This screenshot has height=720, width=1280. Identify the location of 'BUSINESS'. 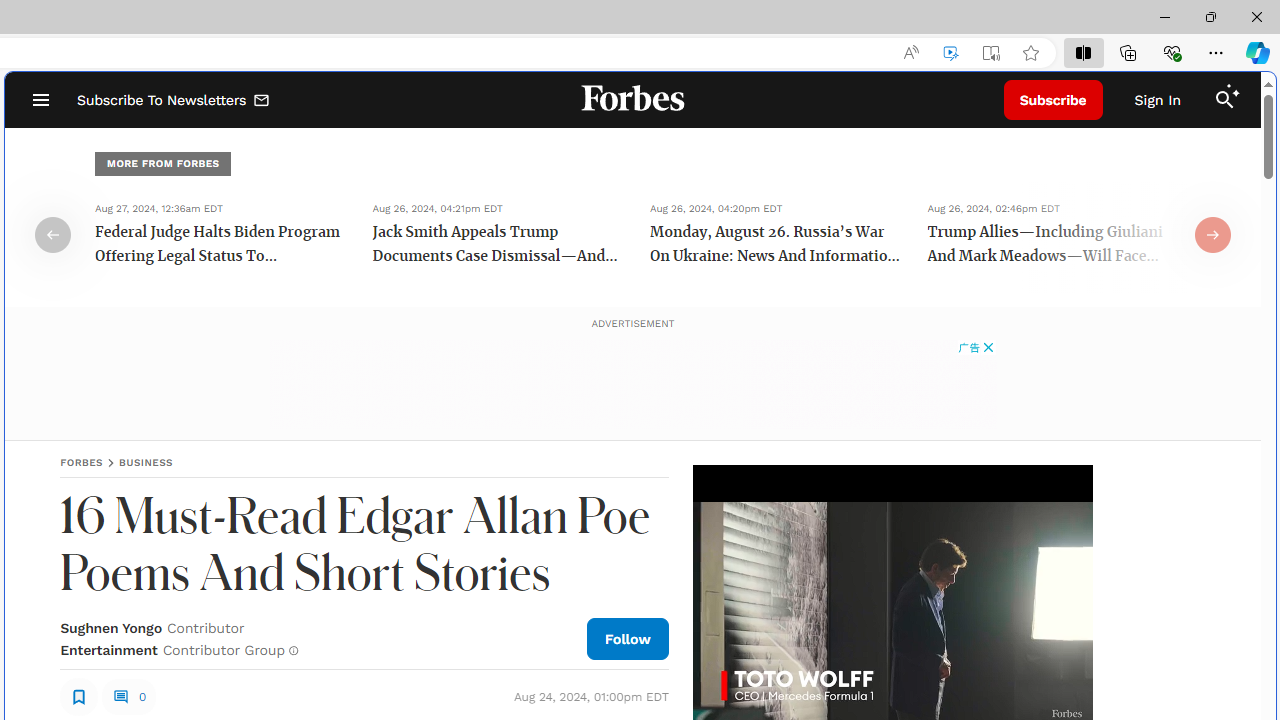
(144, 462).